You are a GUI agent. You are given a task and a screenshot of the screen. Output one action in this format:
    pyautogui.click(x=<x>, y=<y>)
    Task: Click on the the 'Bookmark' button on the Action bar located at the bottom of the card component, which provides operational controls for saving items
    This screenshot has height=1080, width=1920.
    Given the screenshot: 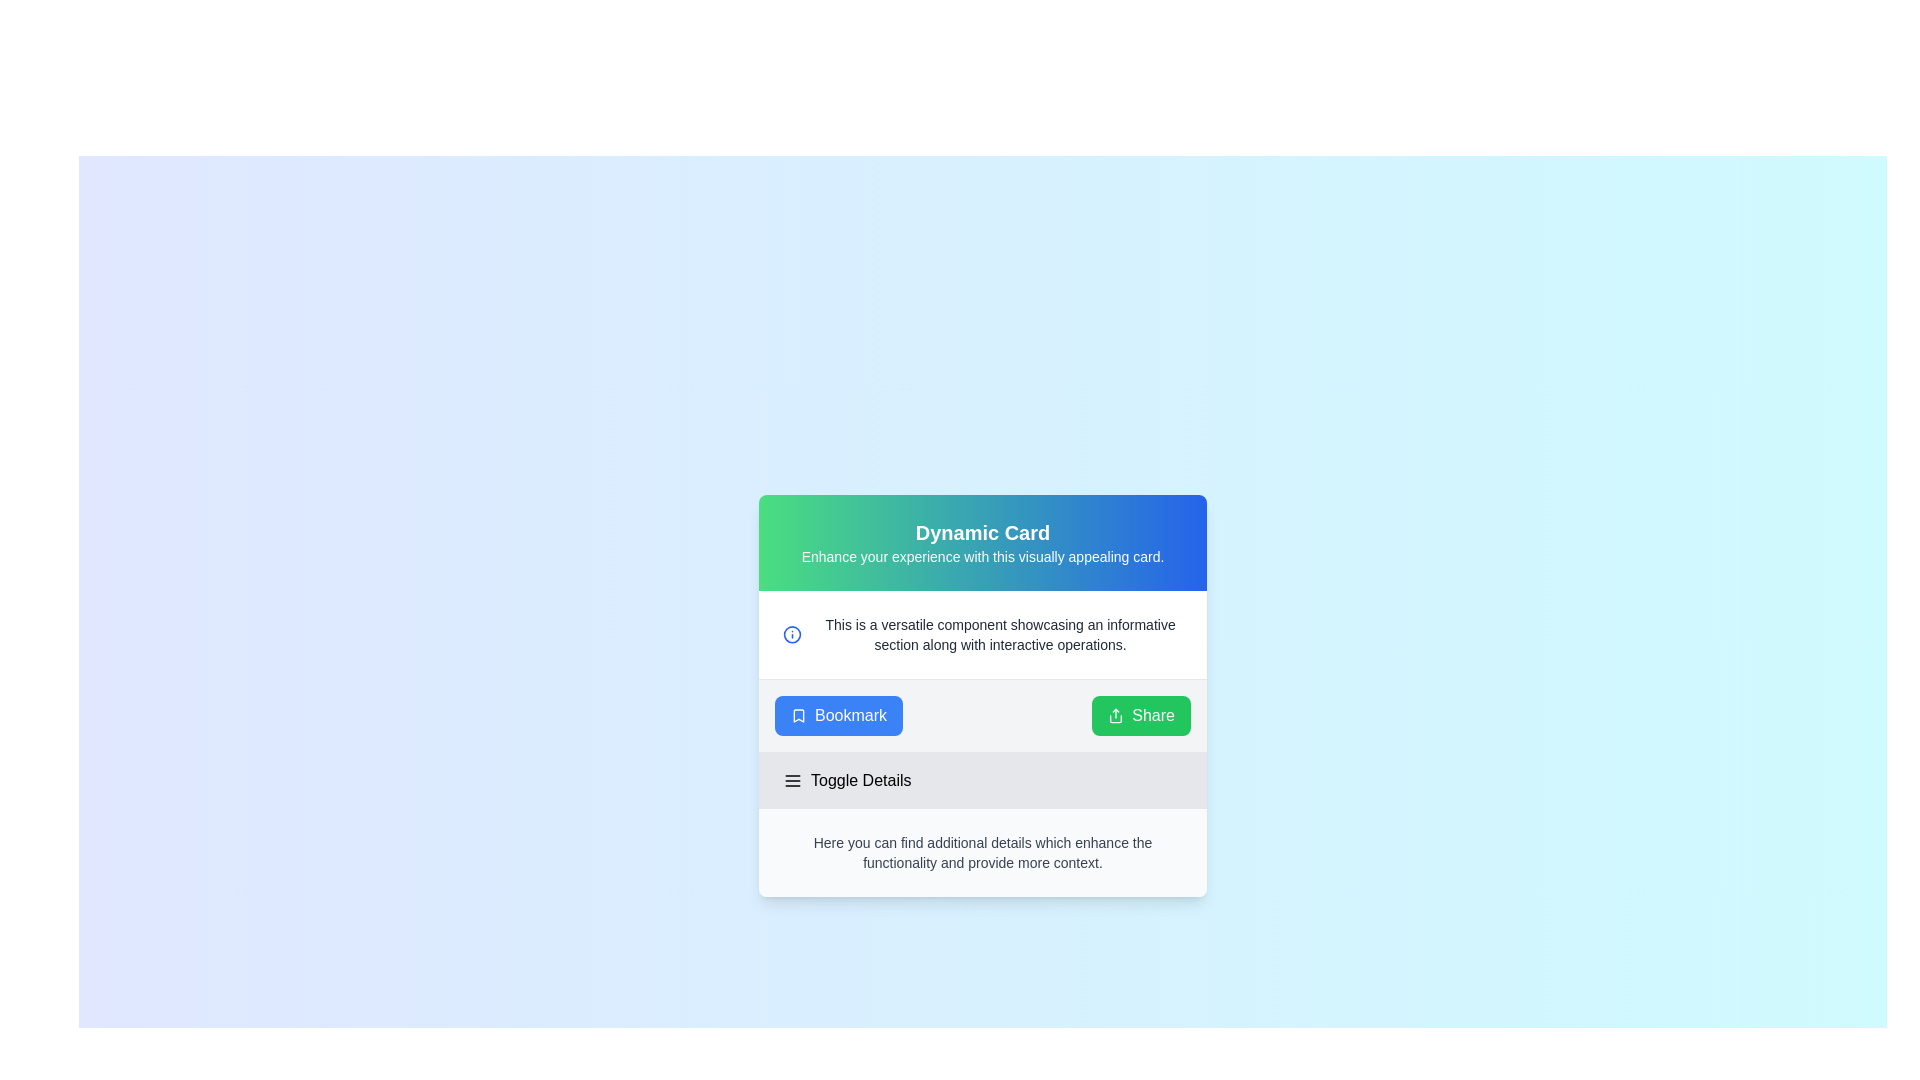 What is the action you would take?
    pyautogui.click(x=983, y=713)
    